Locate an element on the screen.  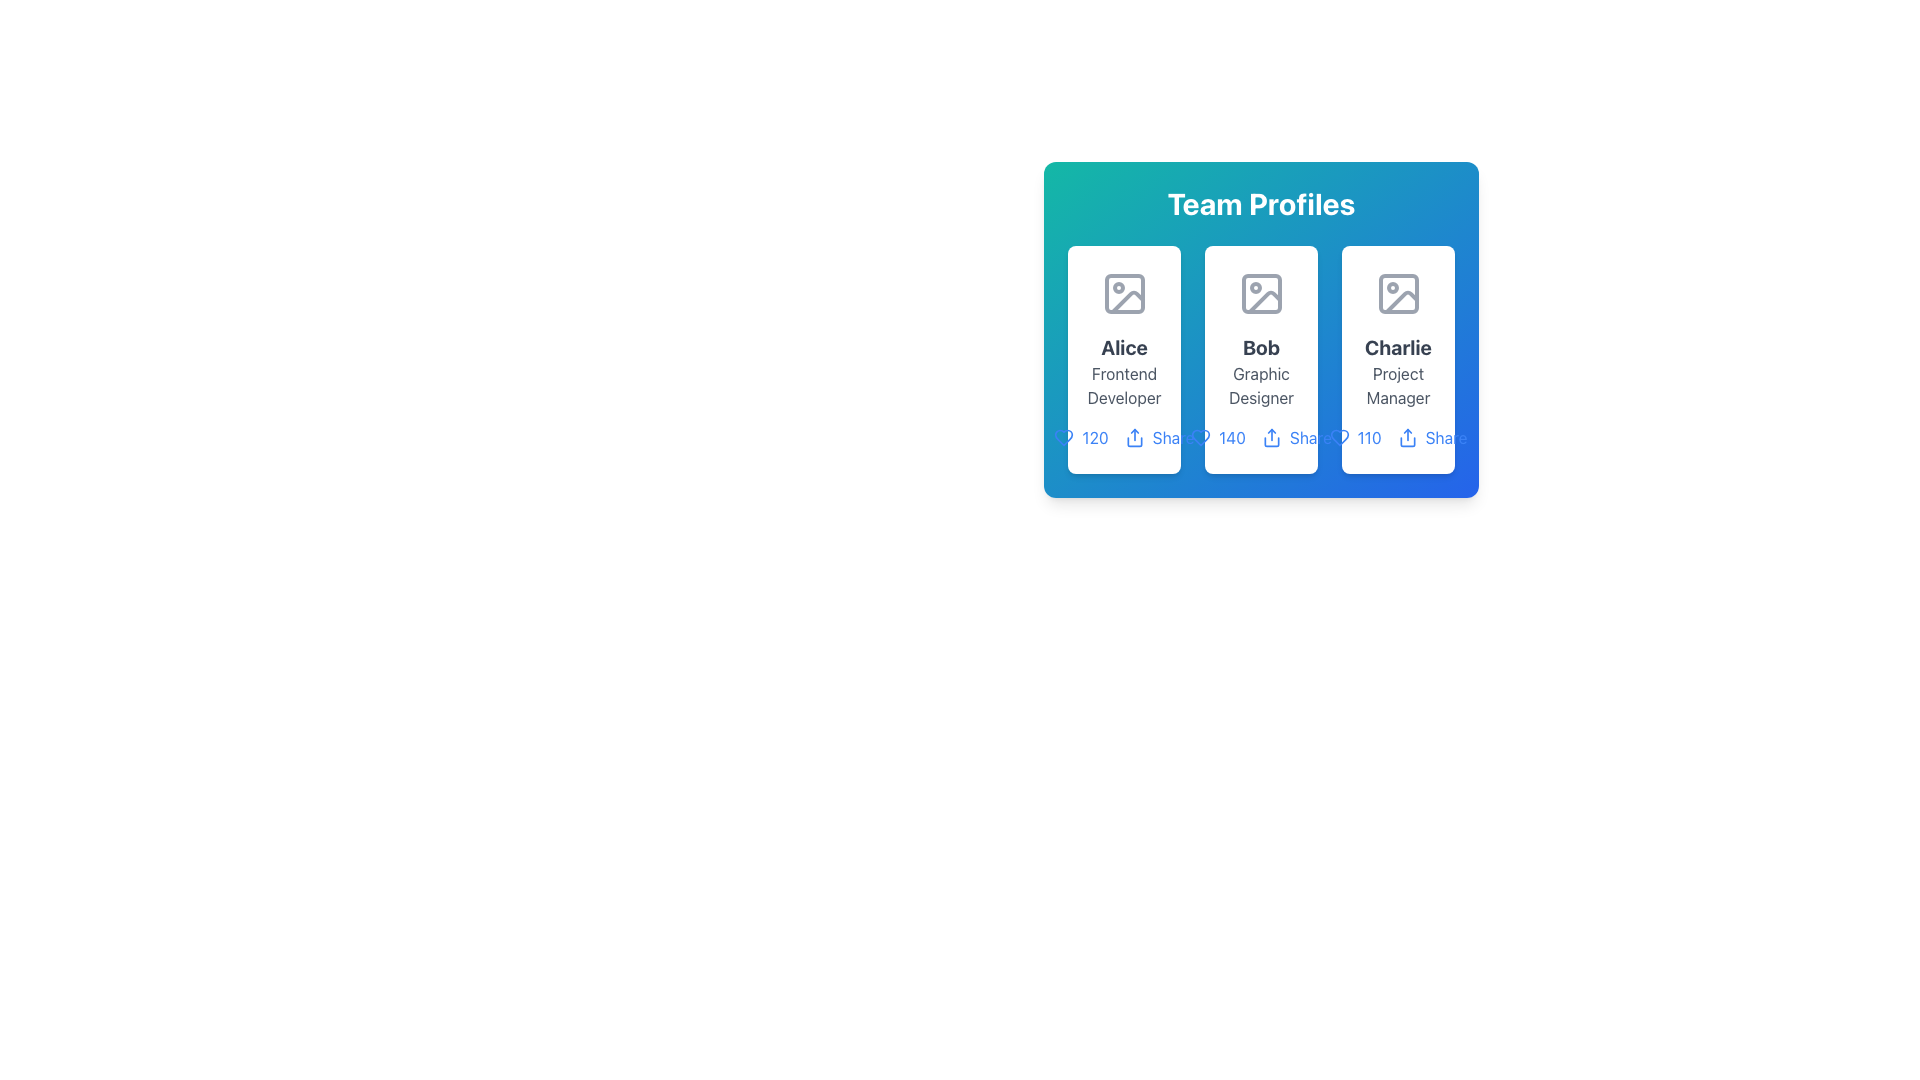
the heart-shaped icon associated with the 'Charlie' profile in the 'Team Profiles' section is located at coordinates (1339, 437).